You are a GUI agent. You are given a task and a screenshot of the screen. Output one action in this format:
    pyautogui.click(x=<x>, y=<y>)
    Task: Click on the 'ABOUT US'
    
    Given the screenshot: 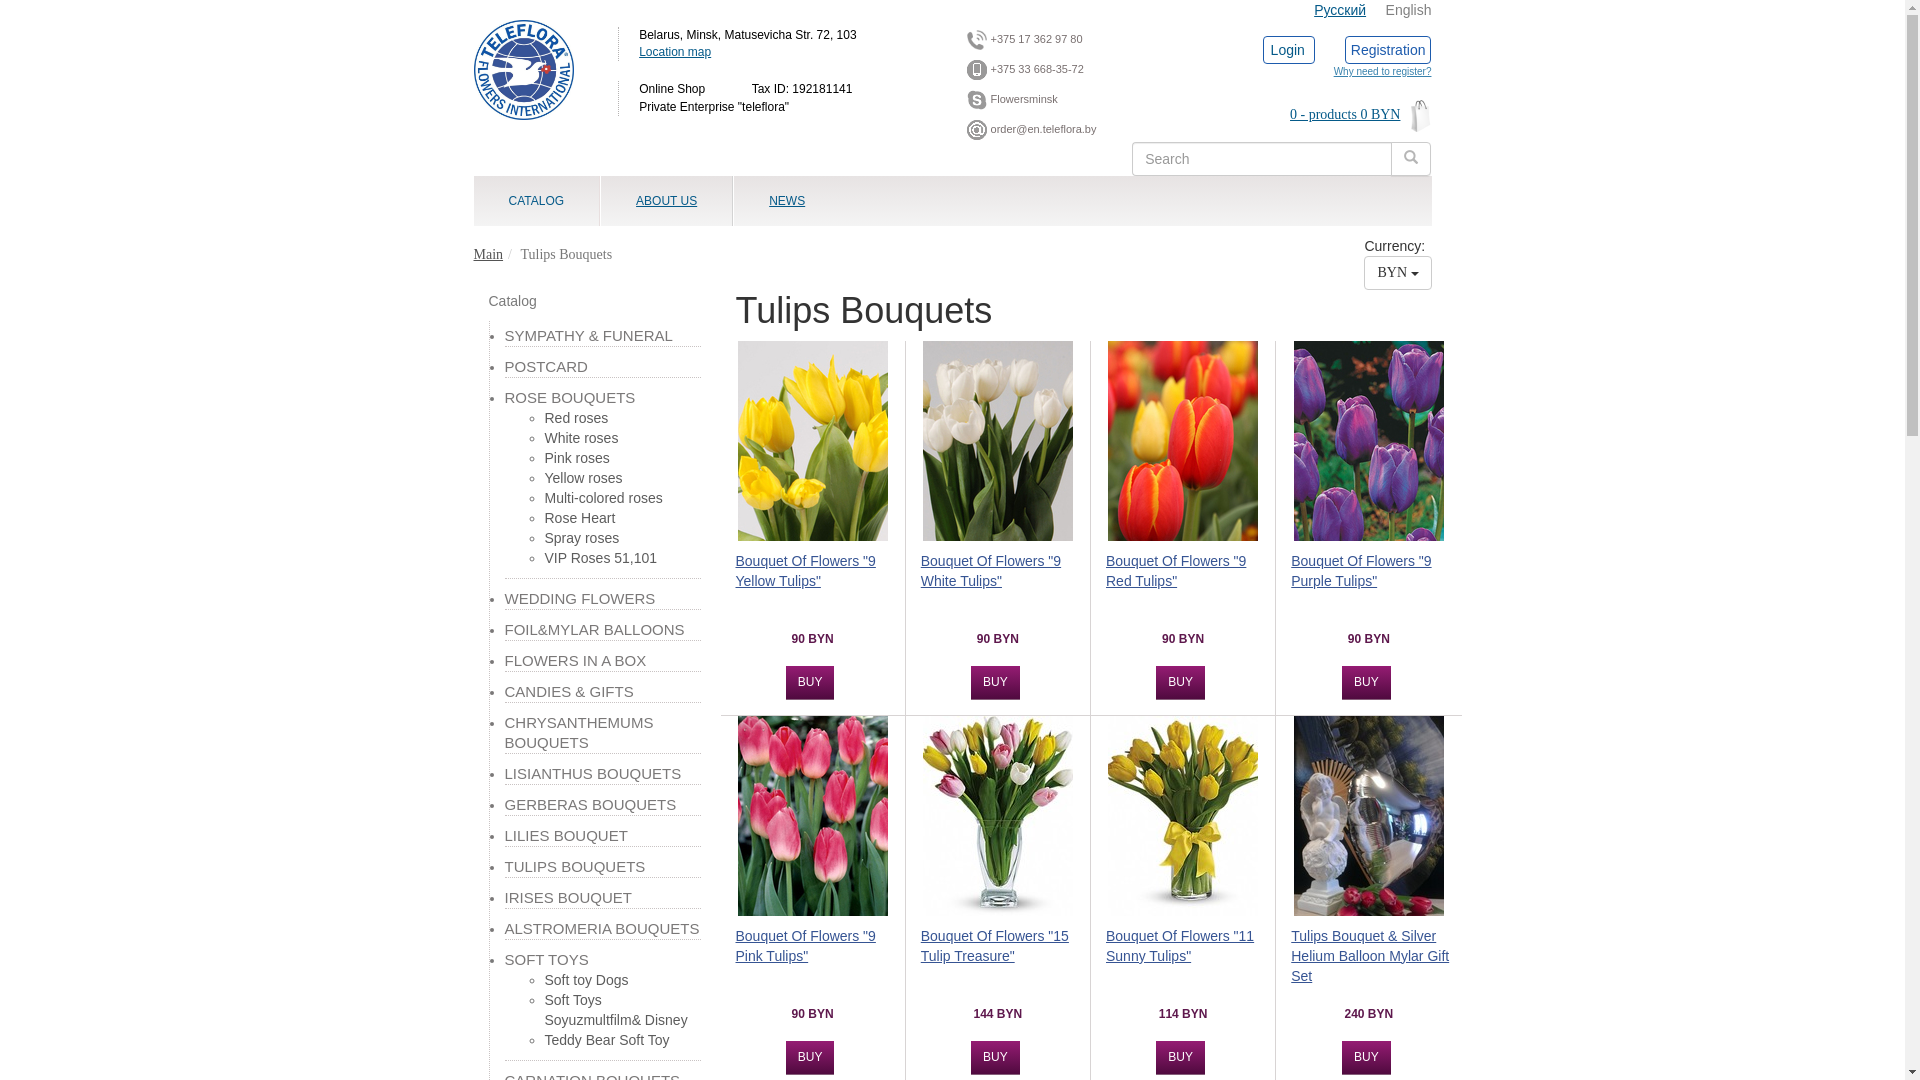 What is the action you would take?
    pyautogui.click(x=666, y=200)
    